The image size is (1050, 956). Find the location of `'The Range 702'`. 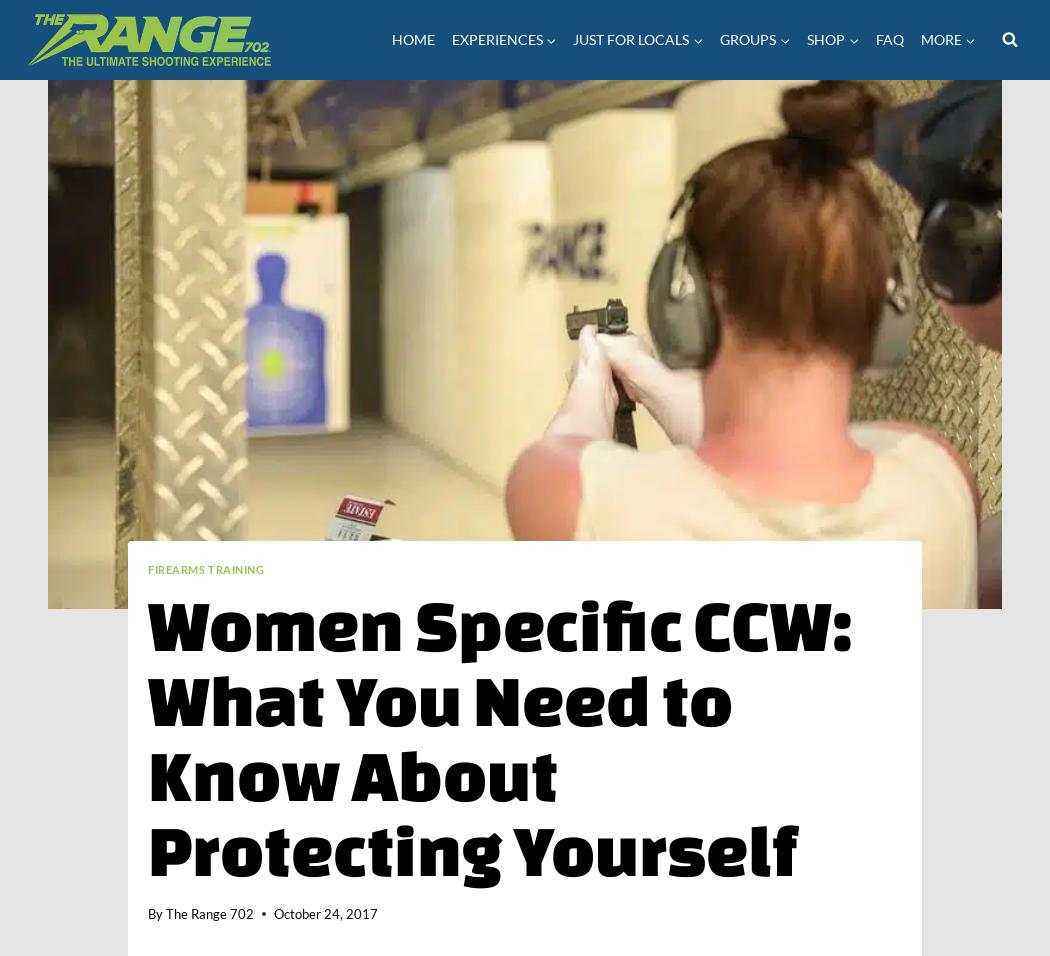

'The Range 702' is located at coordinates (209, 914).